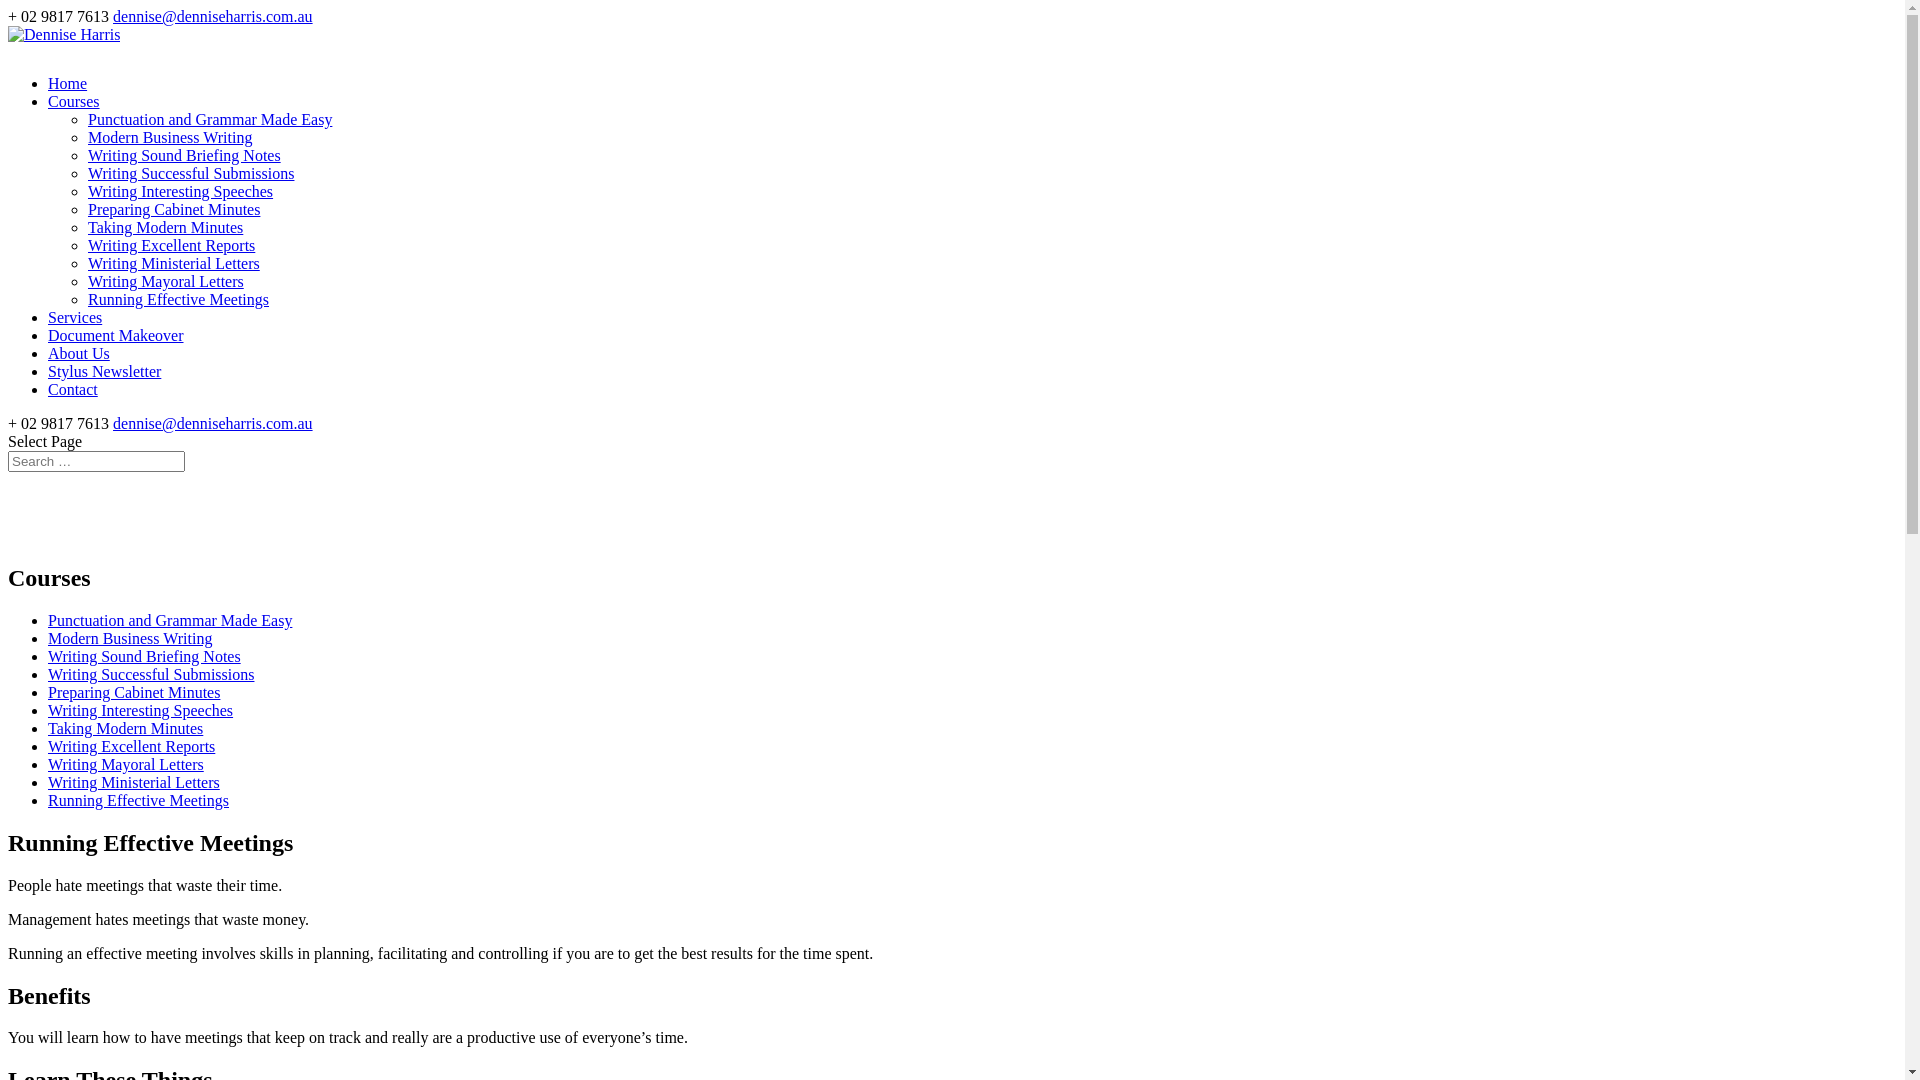  Describe the element at coordinates (184, 154) in the screenshot. I see `'Writing Sound Briefing Notes'` at that location.